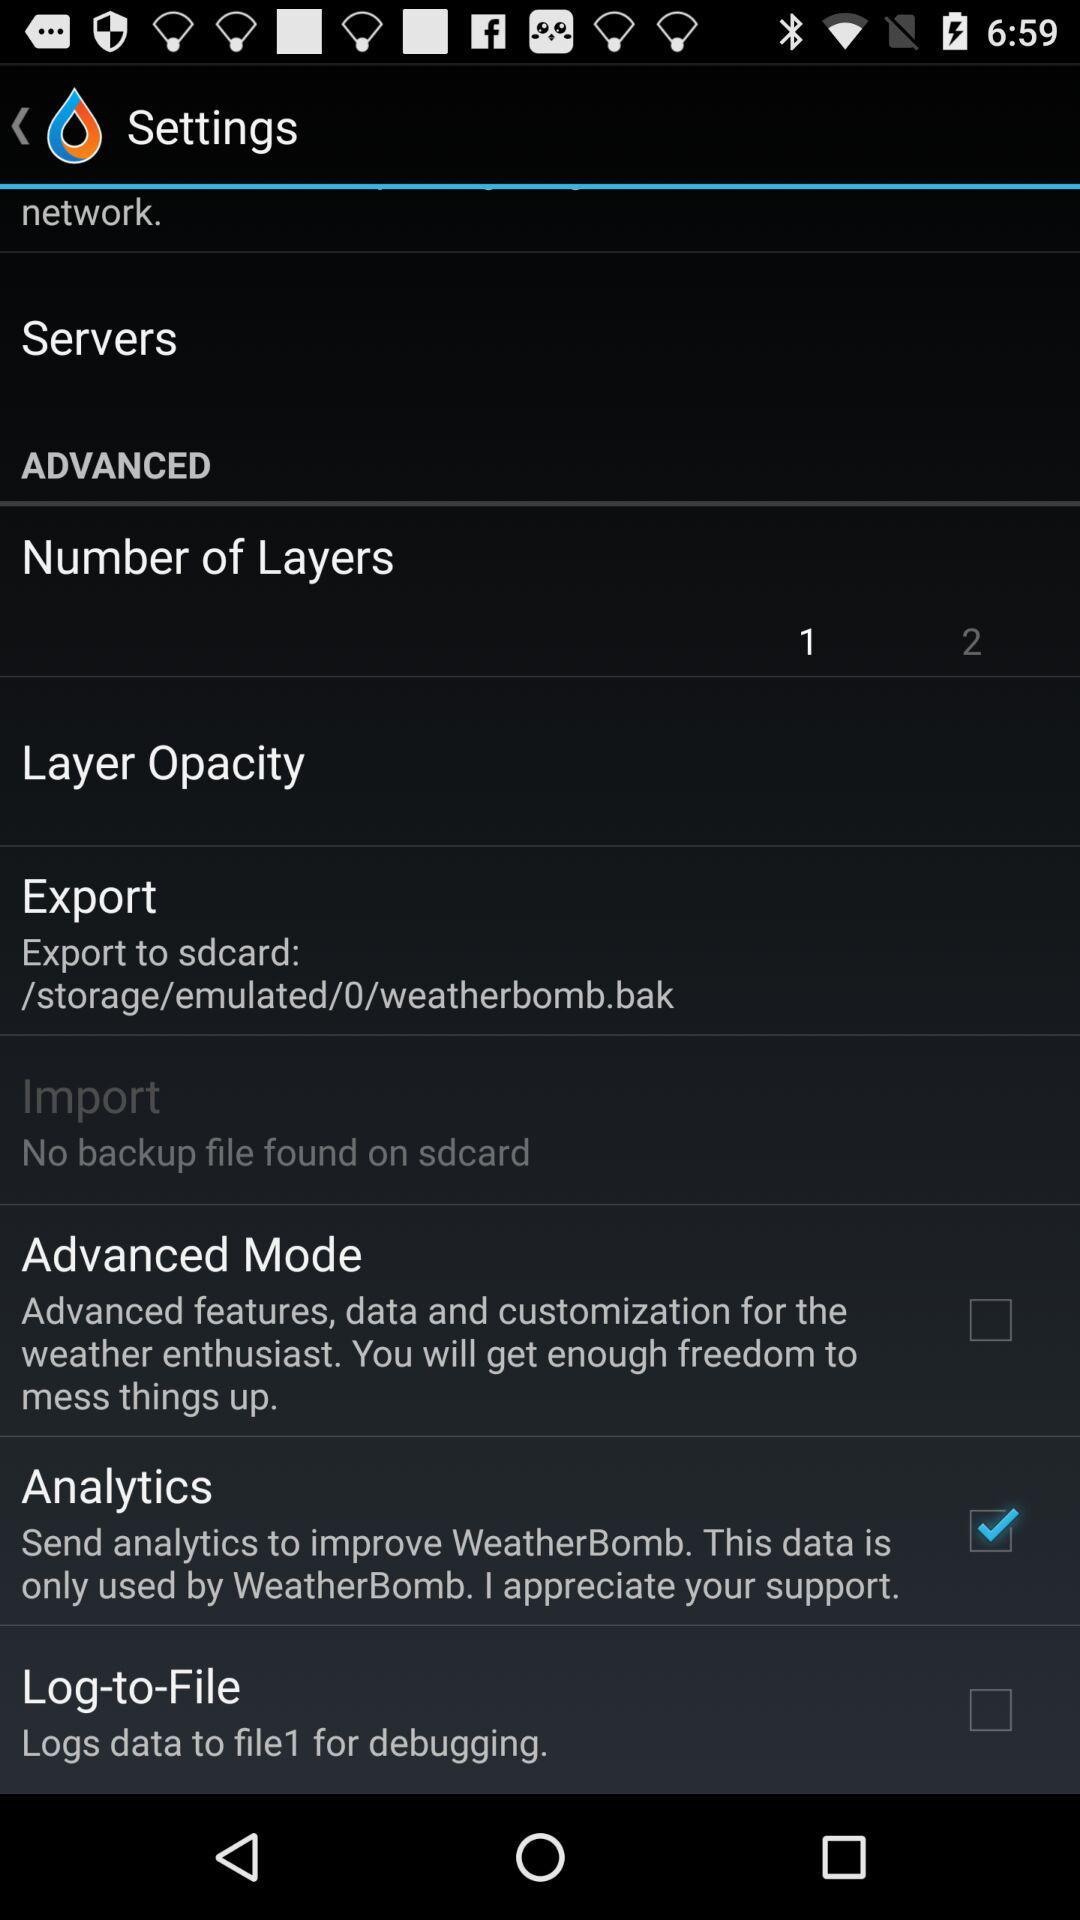  What do you see at coordinates (463, 1352) in the screenshot?
I see `item below advanced mode item` at bounding box center [463, 1352].